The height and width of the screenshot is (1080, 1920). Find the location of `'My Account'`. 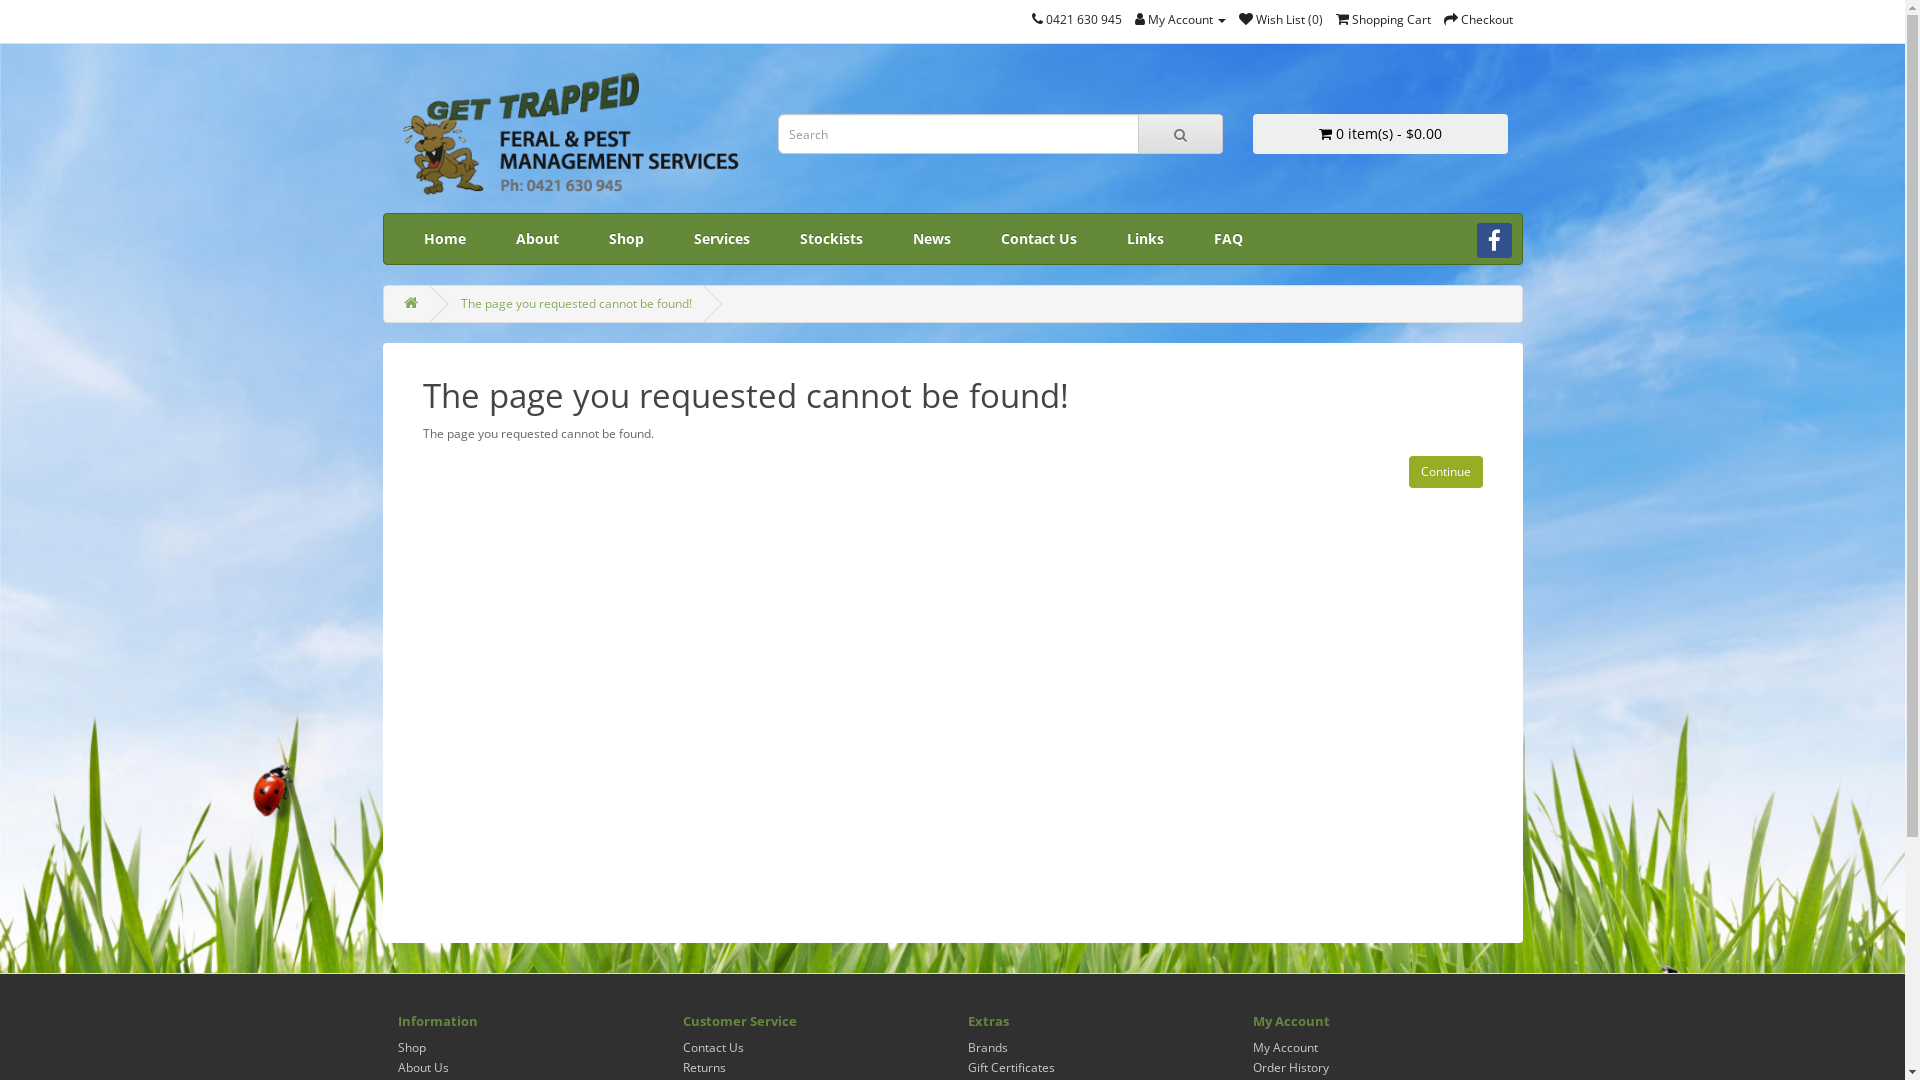

'My Account' is located at coordinates (1179, 19).